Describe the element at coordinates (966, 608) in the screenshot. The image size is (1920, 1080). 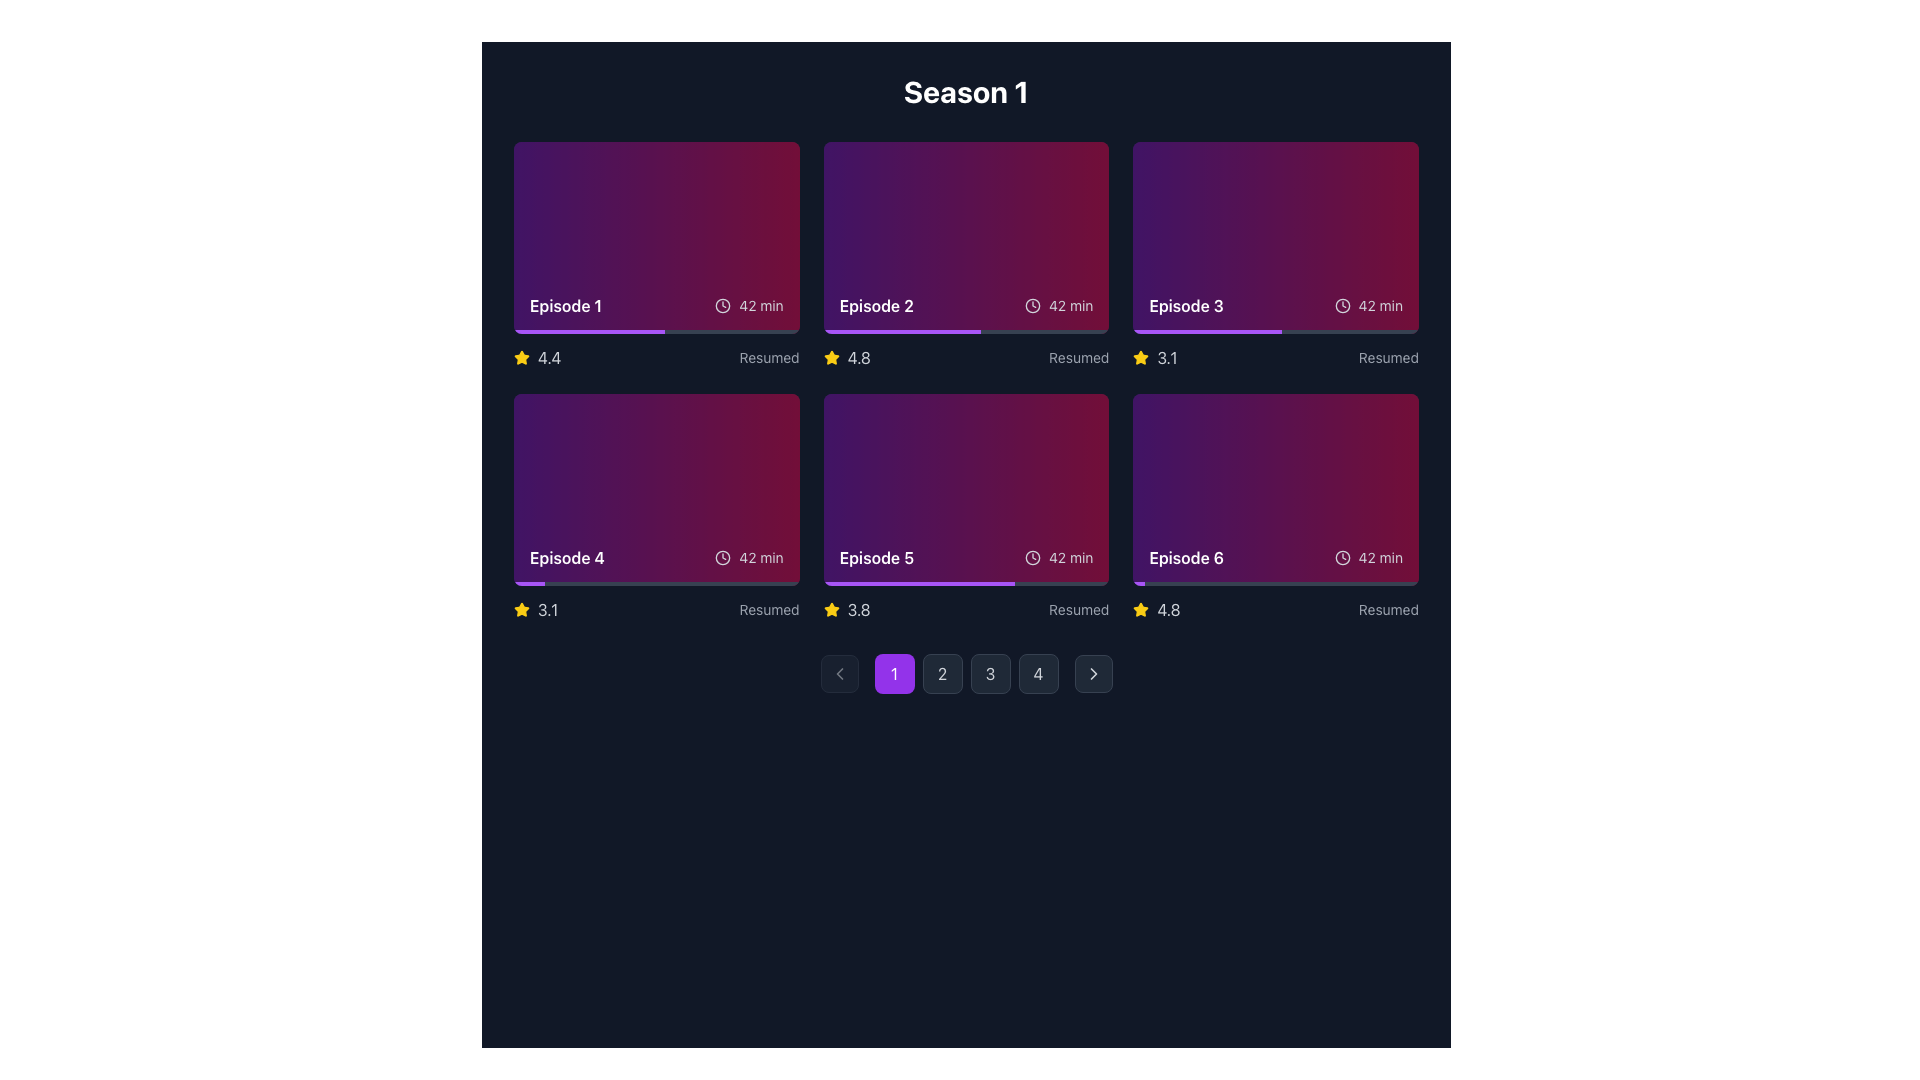
I see `the composite display component that shows the rating (3.8) and status (Resumed) for Episode 5` at that location.